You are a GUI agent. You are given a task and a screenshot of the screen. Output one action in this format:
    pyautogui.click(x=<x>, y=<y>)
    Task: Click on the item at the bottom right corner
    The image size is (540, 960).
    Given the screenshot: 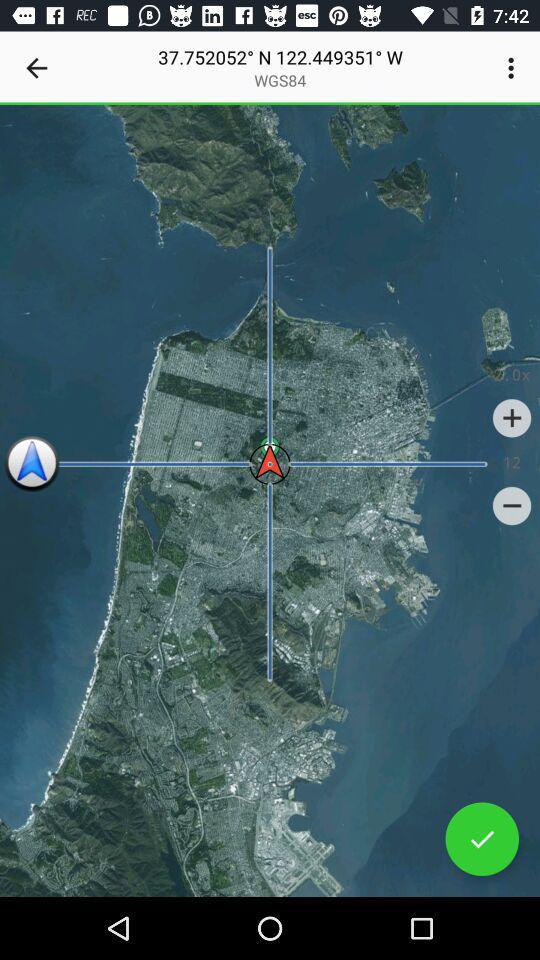 What is the action you would take?
    pyautogui.click(x=481, y=839)
    